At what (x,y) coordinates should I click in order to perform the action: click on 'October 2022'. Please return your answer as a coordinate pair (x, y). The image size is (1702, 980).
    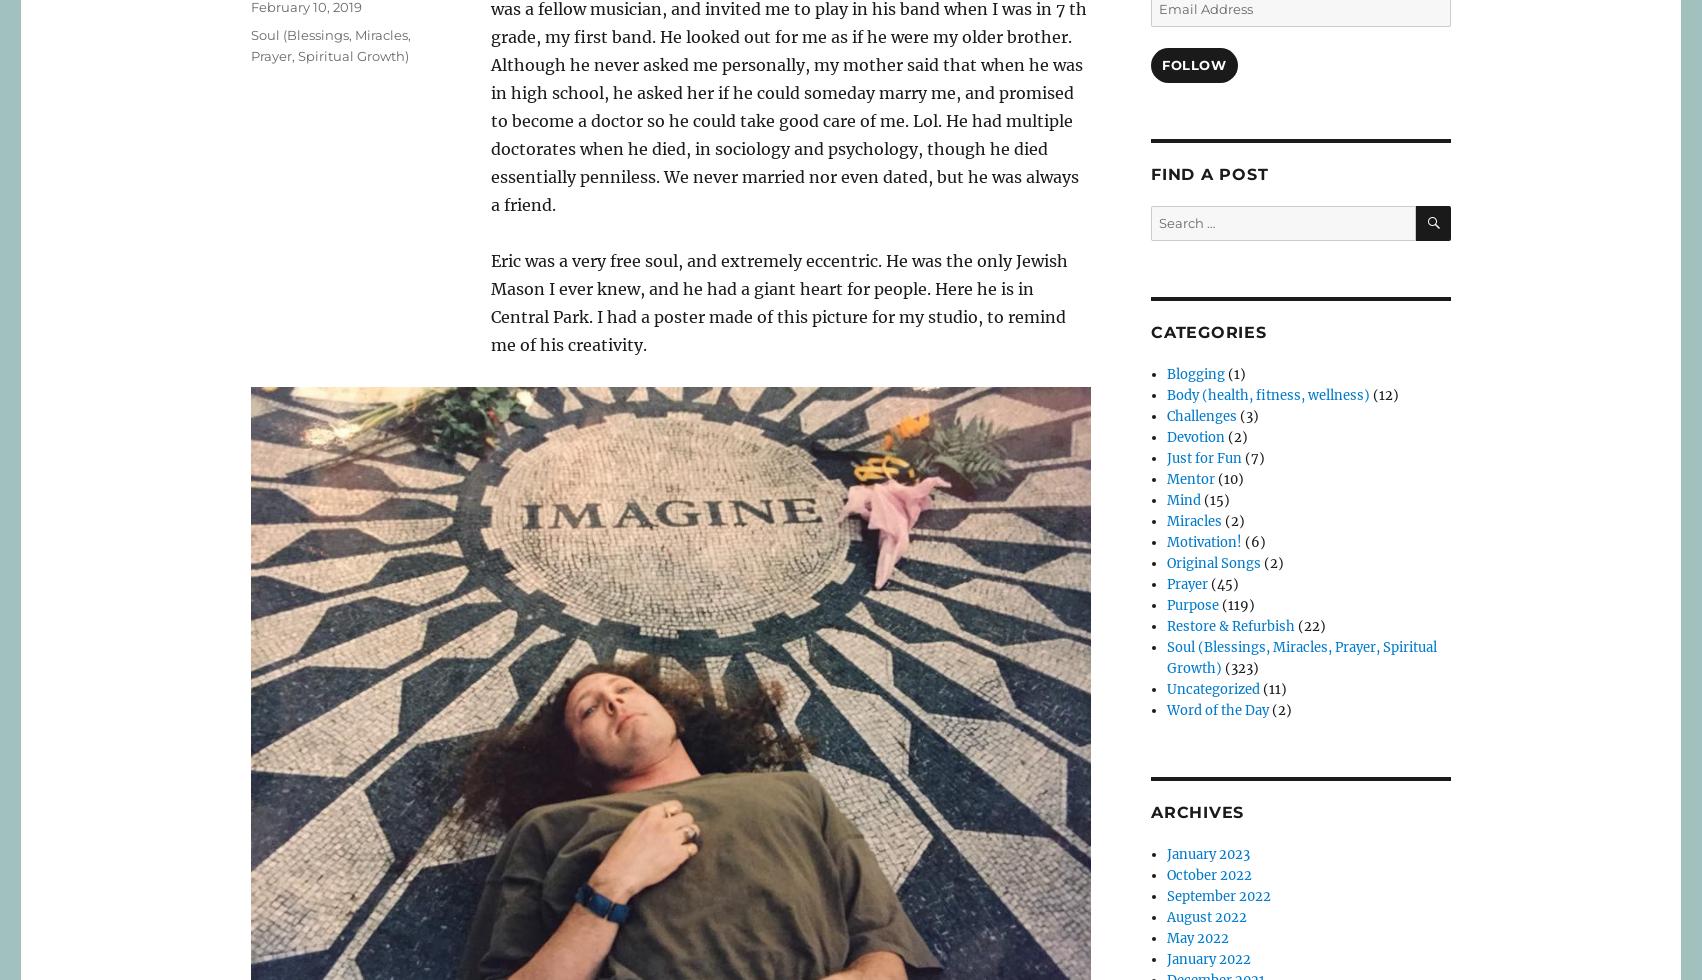
    Looking at the image, I should click on (1167, 875).